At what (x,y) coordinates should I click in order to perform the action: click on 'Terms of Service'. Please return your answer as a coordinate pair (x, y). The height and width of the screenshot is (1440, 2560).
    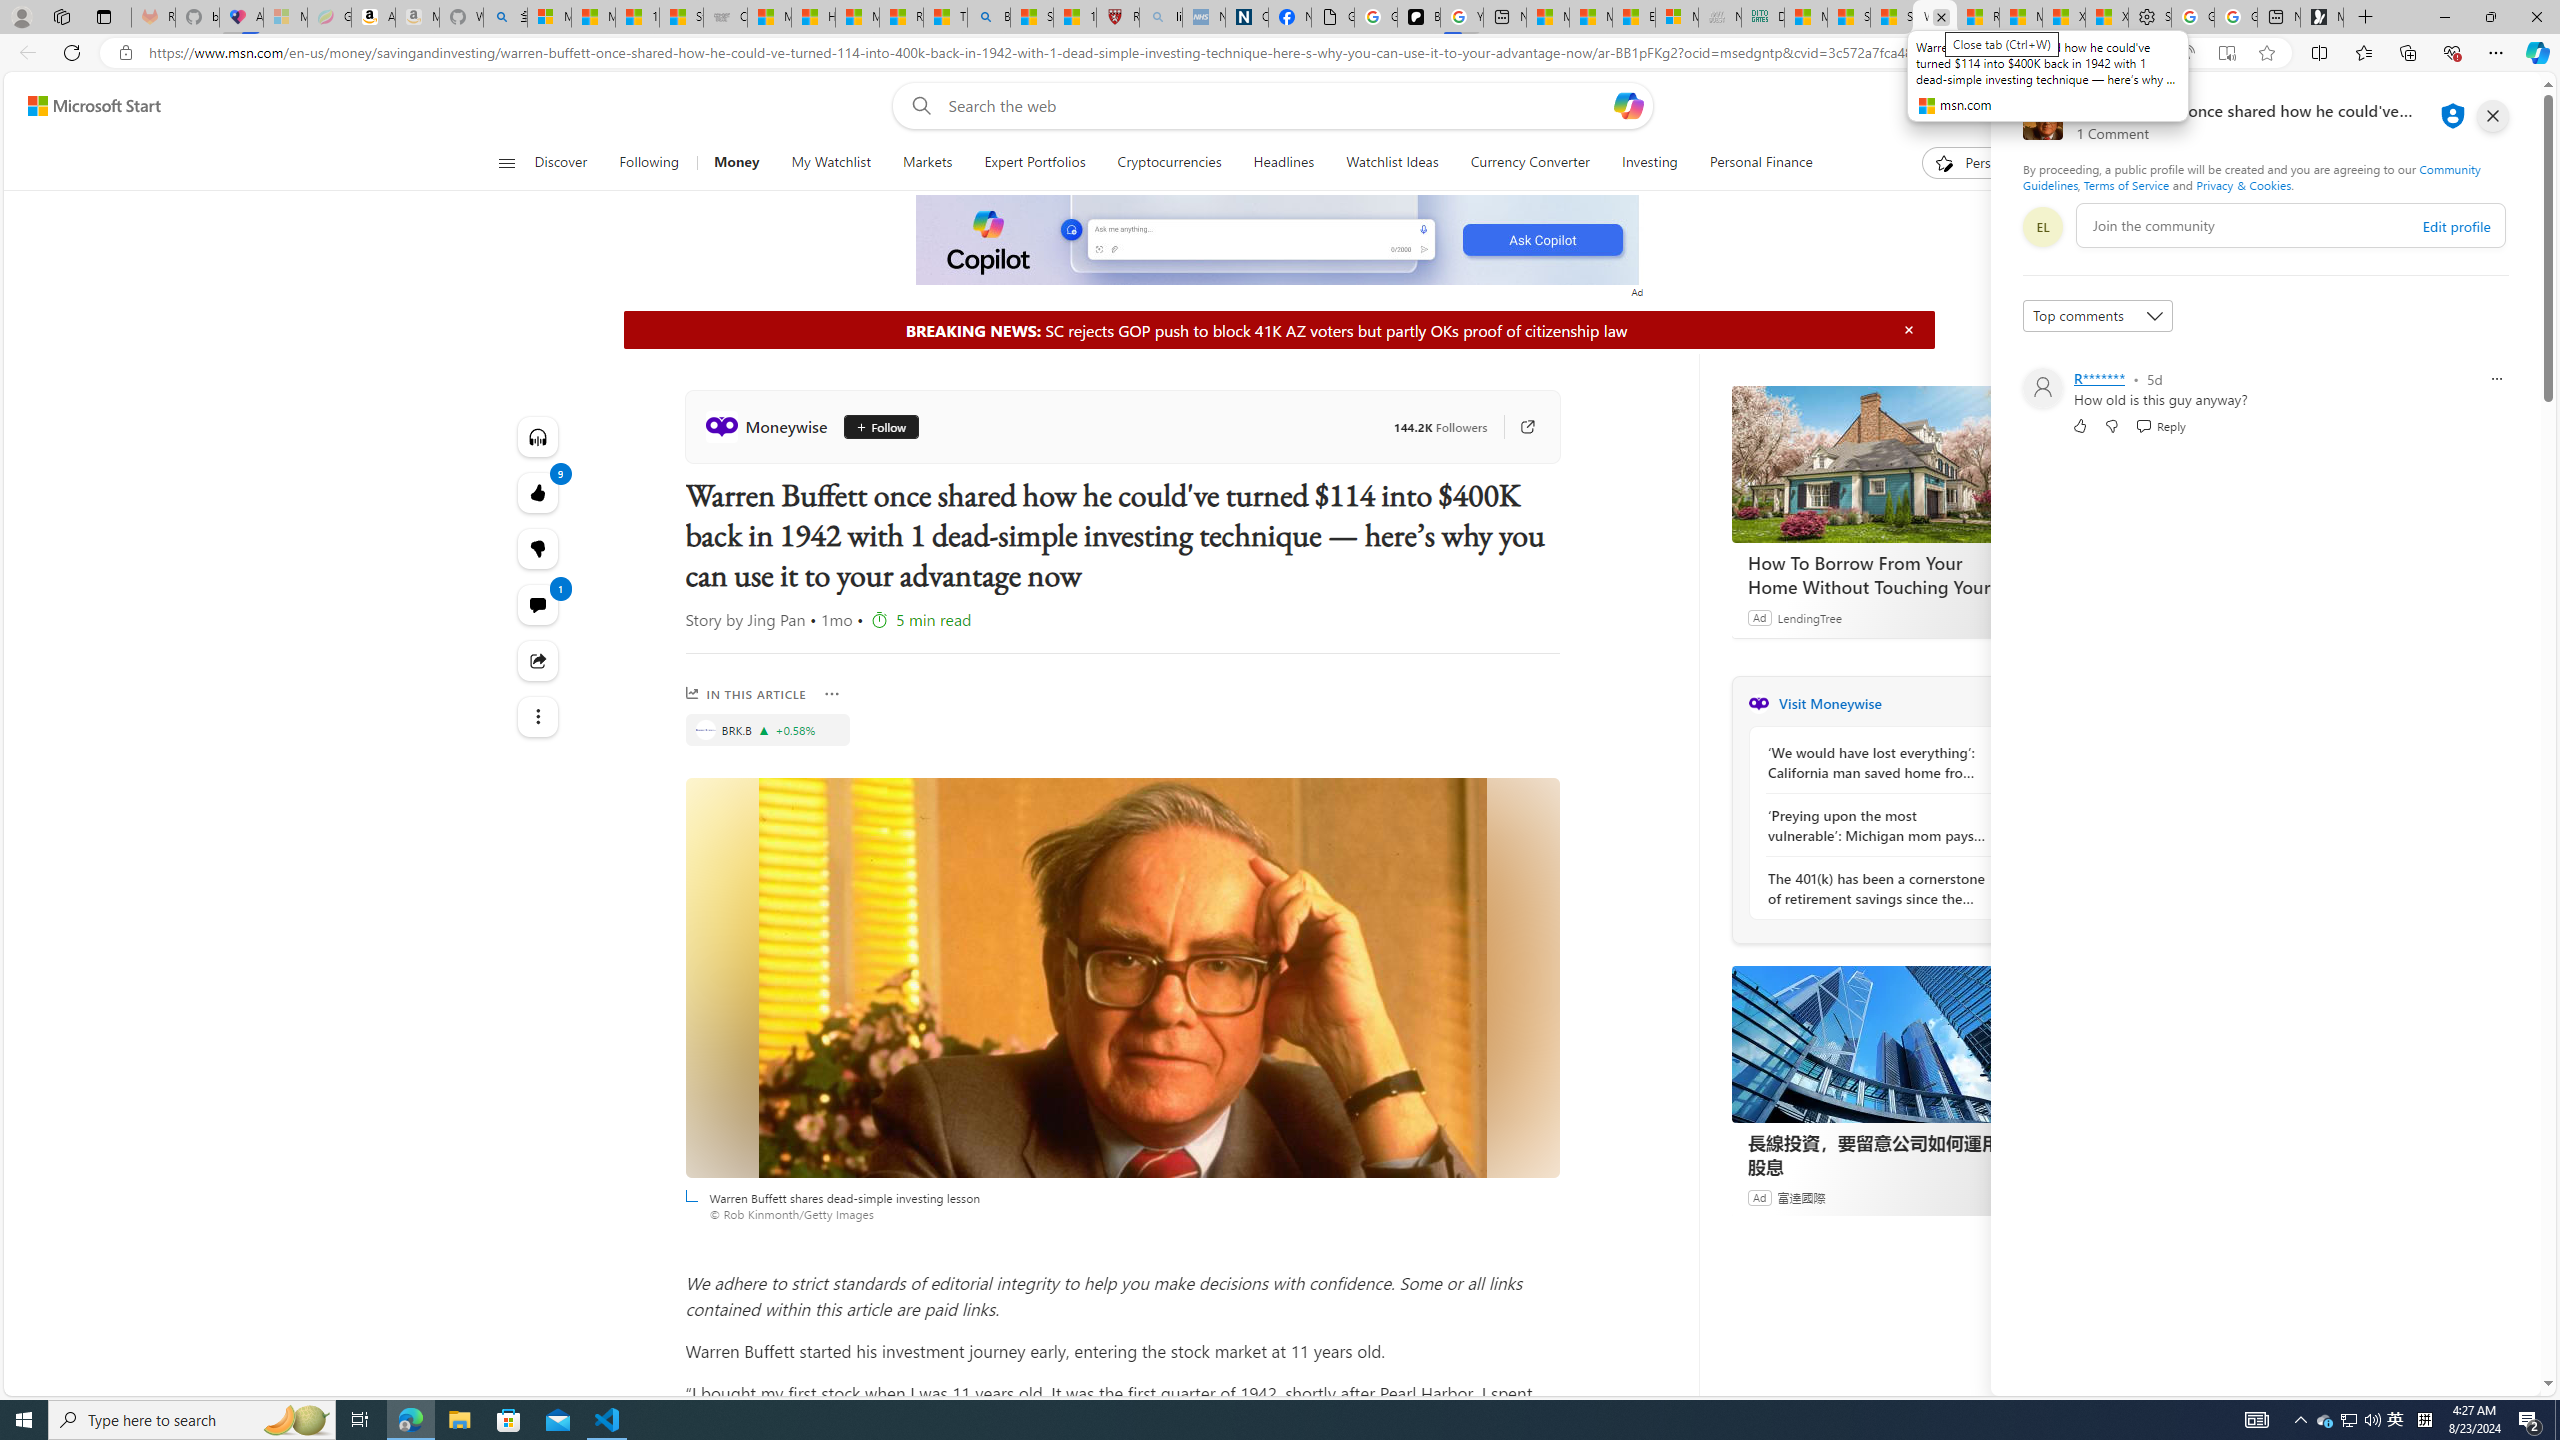
    Looking at the image, I should click on (2127, 184).